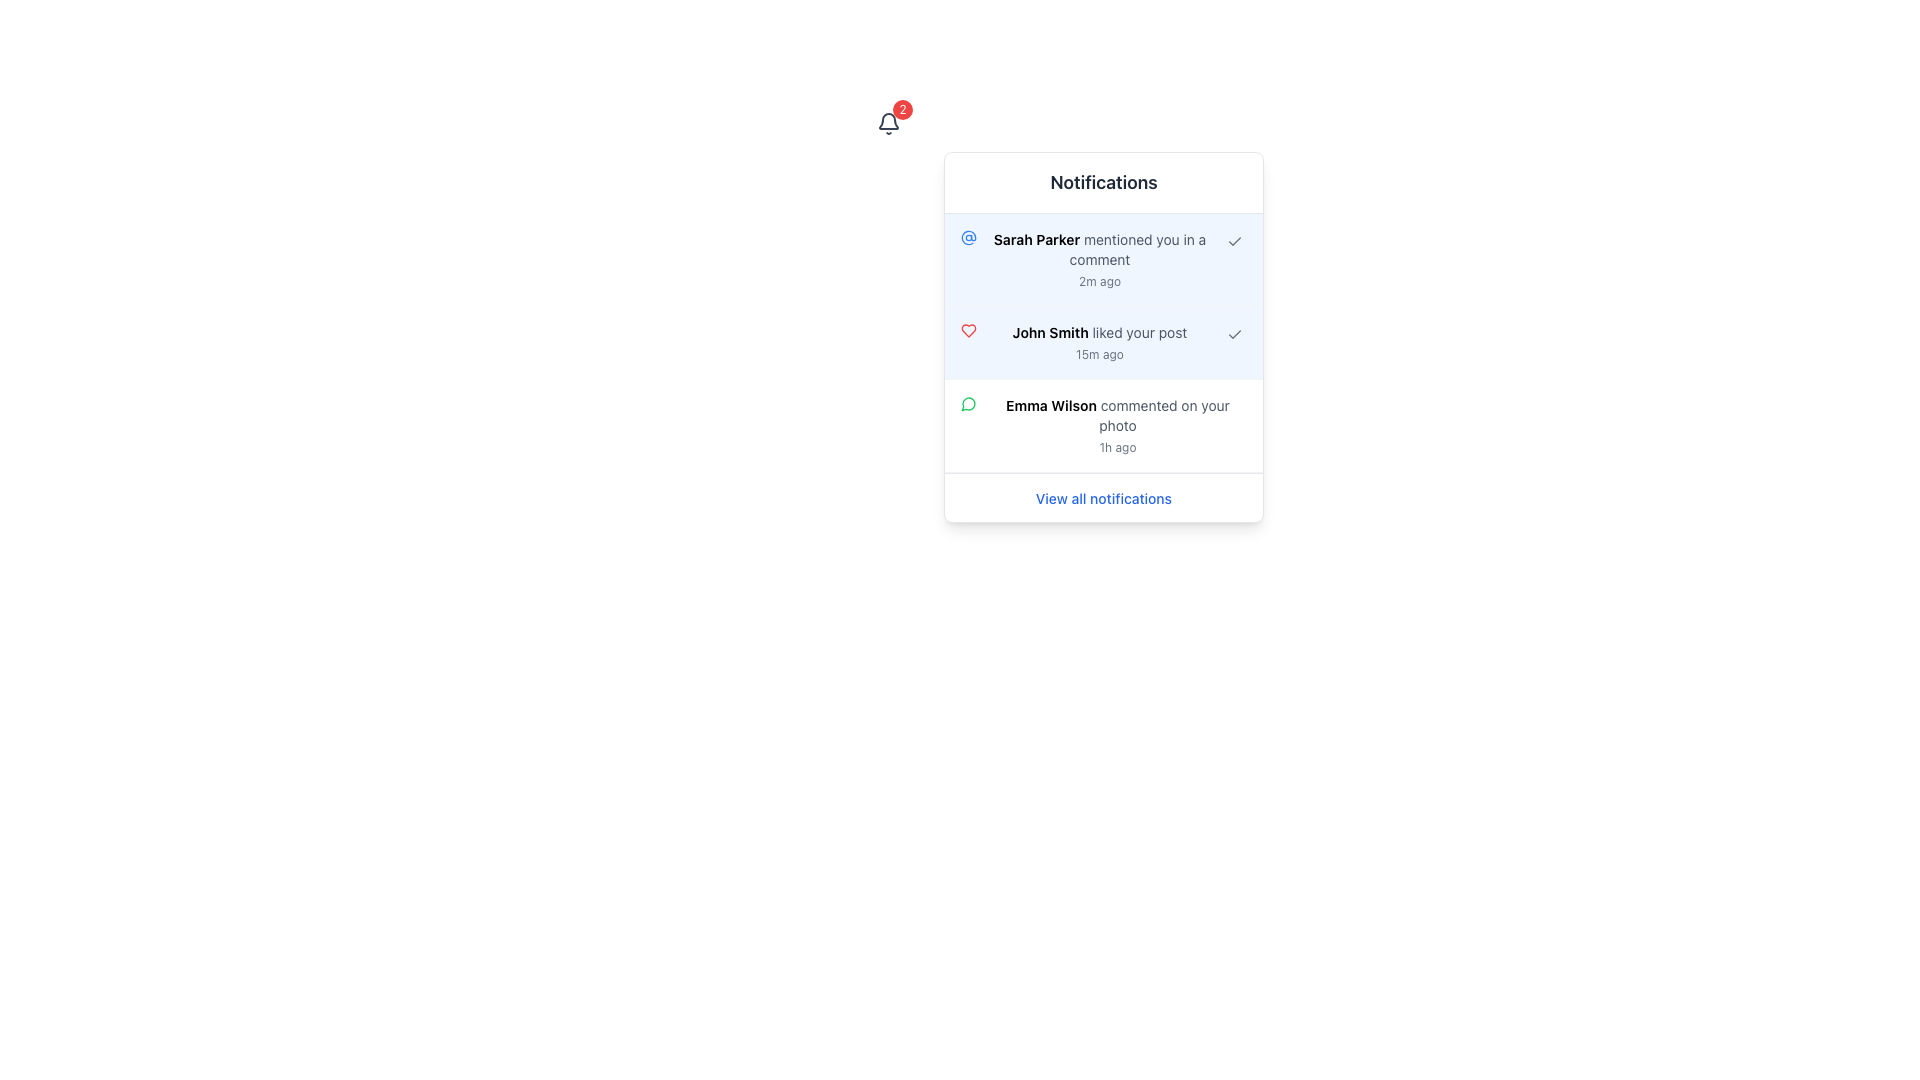  What do you see at coordinates (1098, 342) in the screenshot?
I see `the text label notification that indicates 'John Smith liked your post,' which is styled with a light background and contrasting text colors, positioned in a dropdown panel below 'Sarah Parker mentioned you in a comment.'` at bounding box center [1098, 342].